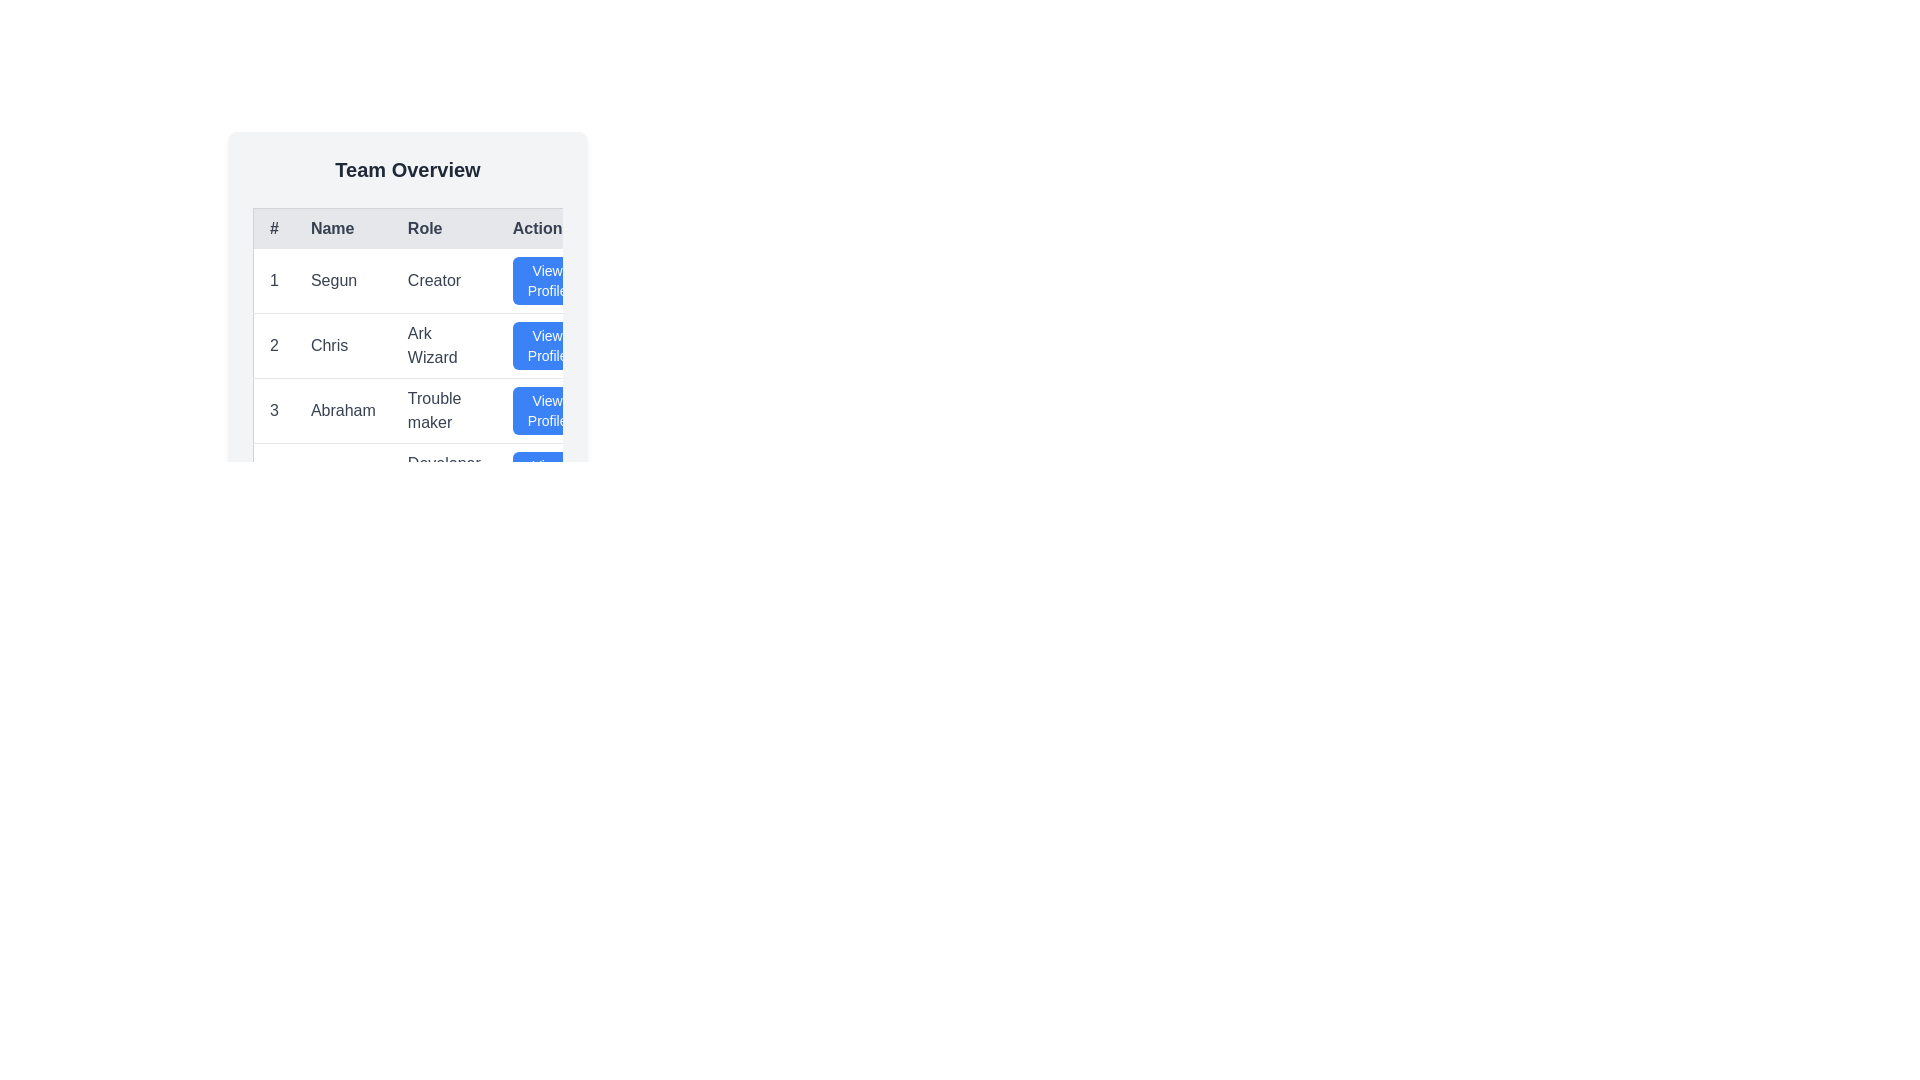 The image size is (1920, 1080). Describe the element at coordinates (556, 345) in the screenshot. I see `the button located in the second action column of the data table for the row labeled 'Chris'` at that location.